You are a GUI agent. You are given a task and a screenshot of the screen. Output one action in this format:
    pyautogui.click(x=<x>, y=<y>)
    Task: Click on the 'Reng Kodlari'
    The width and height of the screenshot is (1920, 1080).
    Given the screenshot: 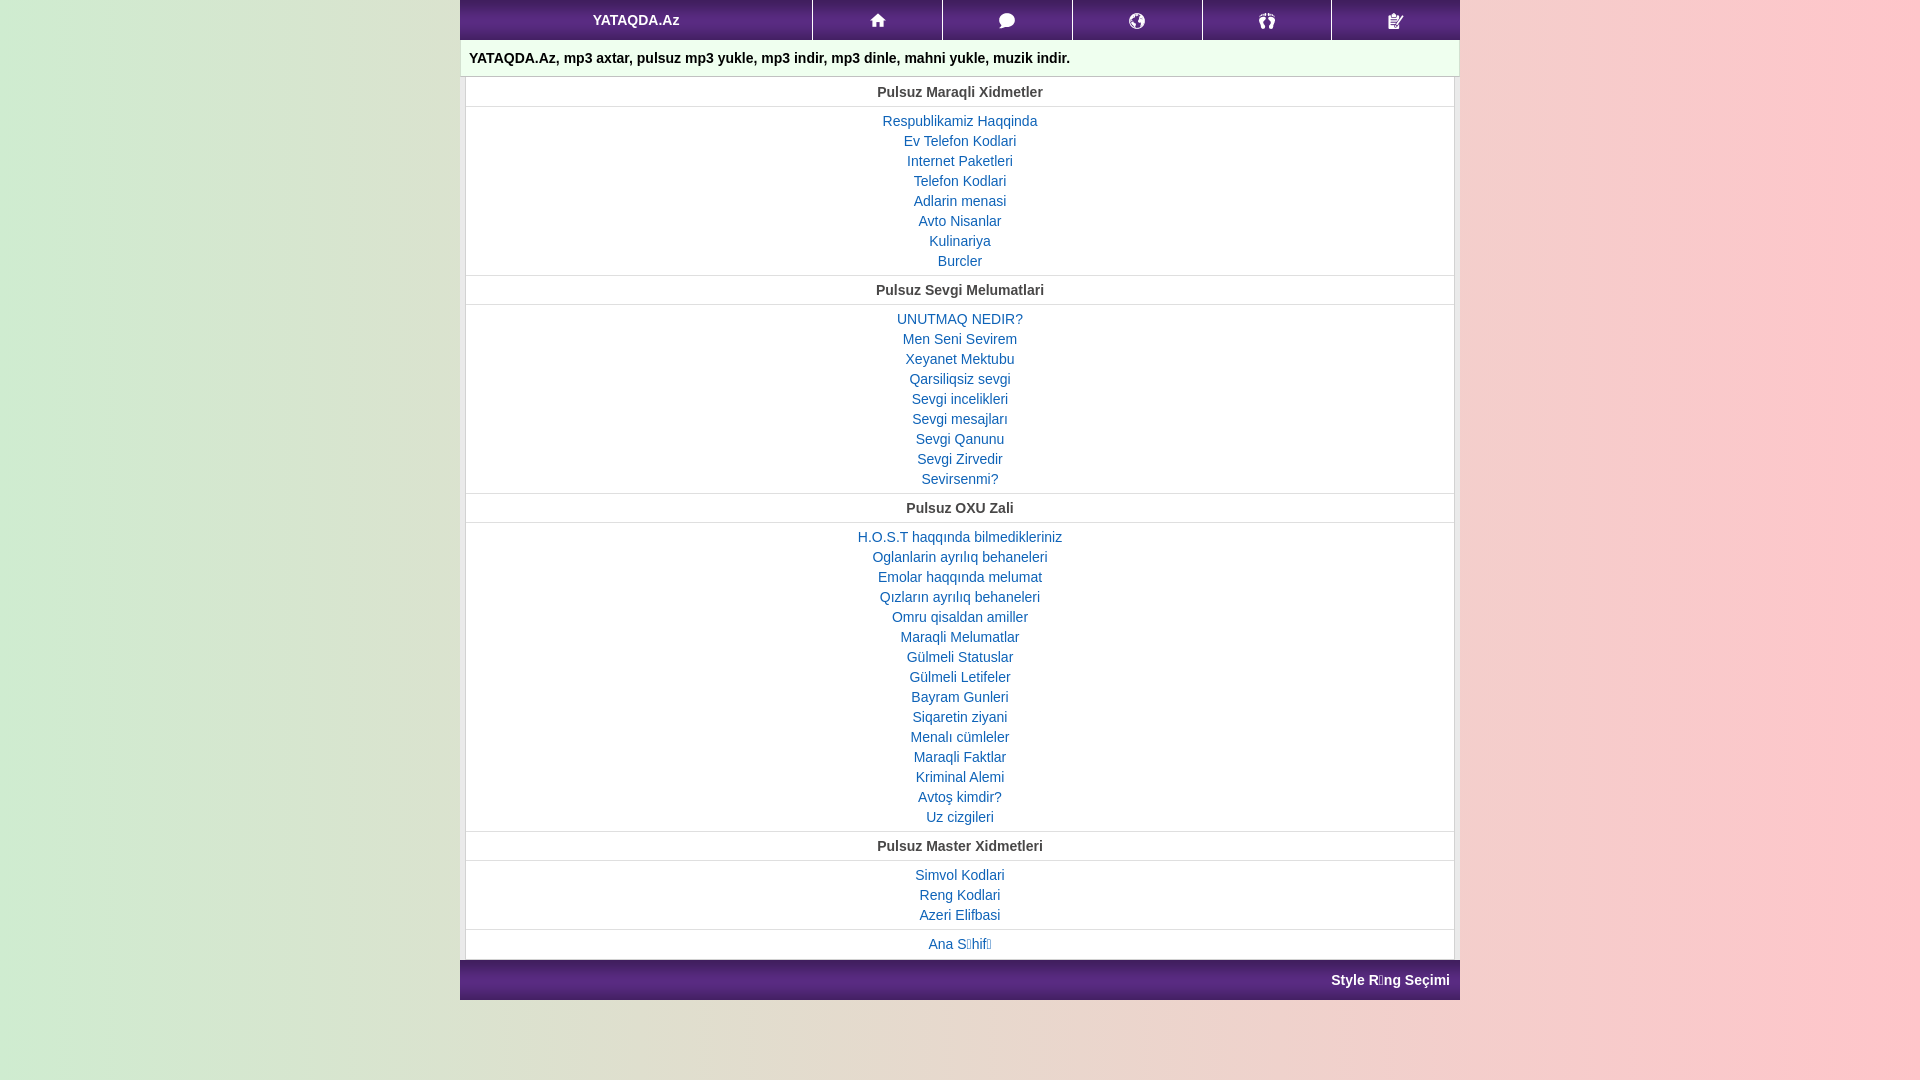 What is the action you would take?
    pyautogui.click(x=919, y=893)
    